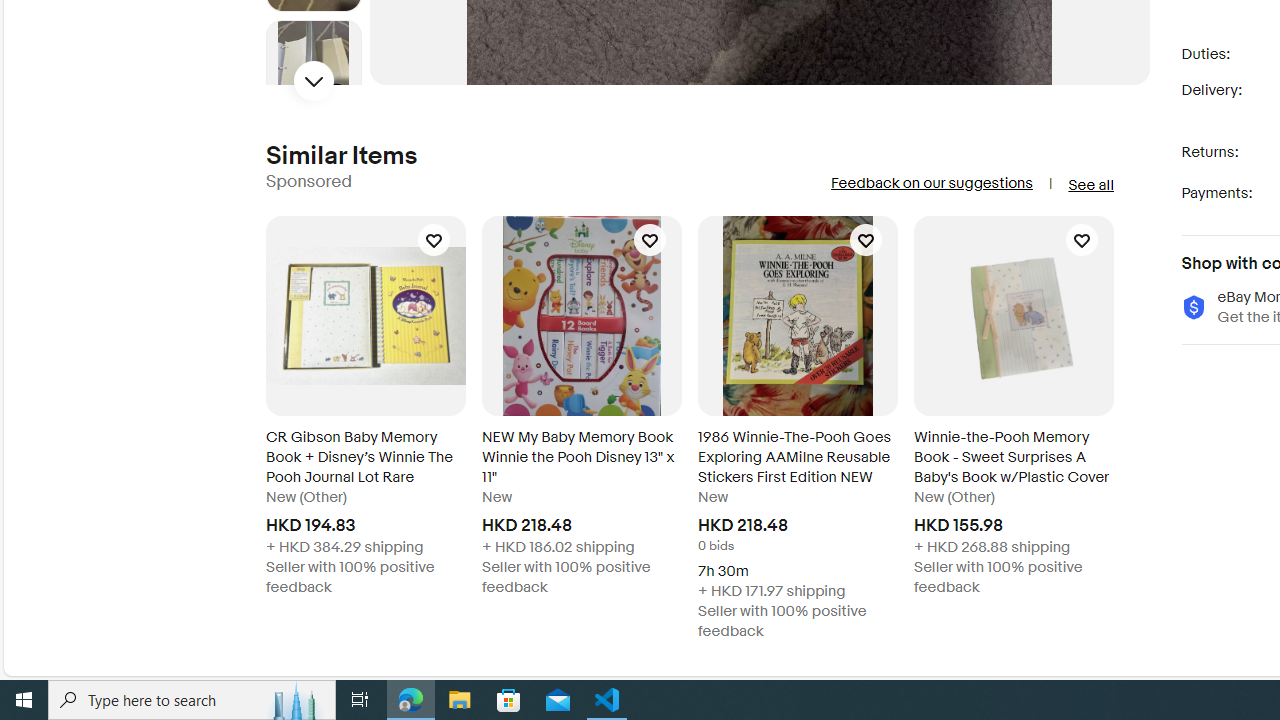 The width and height of the screenshot is (1280, 720). I want to click on 'See all', so click(1089, 185).